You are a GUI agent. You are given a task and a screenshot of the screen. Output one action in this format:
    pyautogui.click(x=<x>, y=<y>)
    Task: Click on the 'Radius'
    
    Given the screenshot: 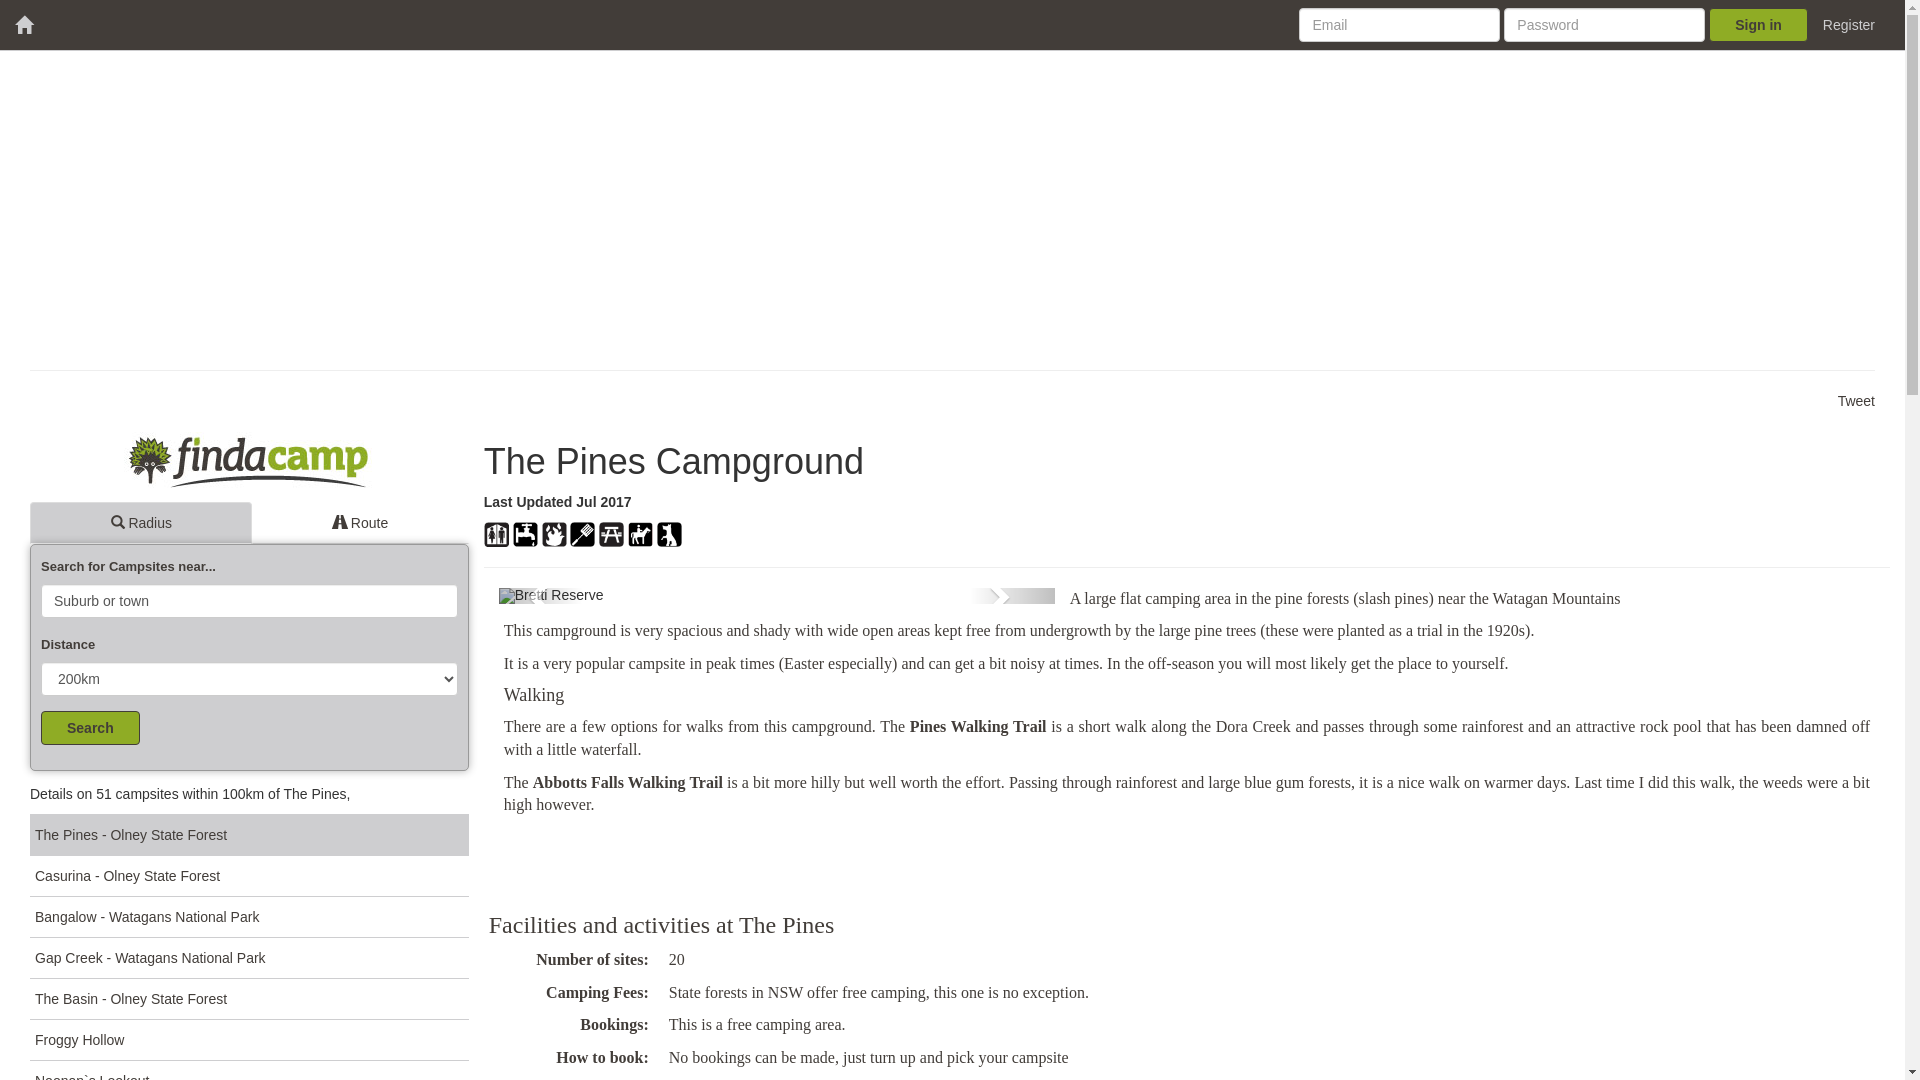 What is the action you would take?
    pyautogui.click(x=139, y=522)
    